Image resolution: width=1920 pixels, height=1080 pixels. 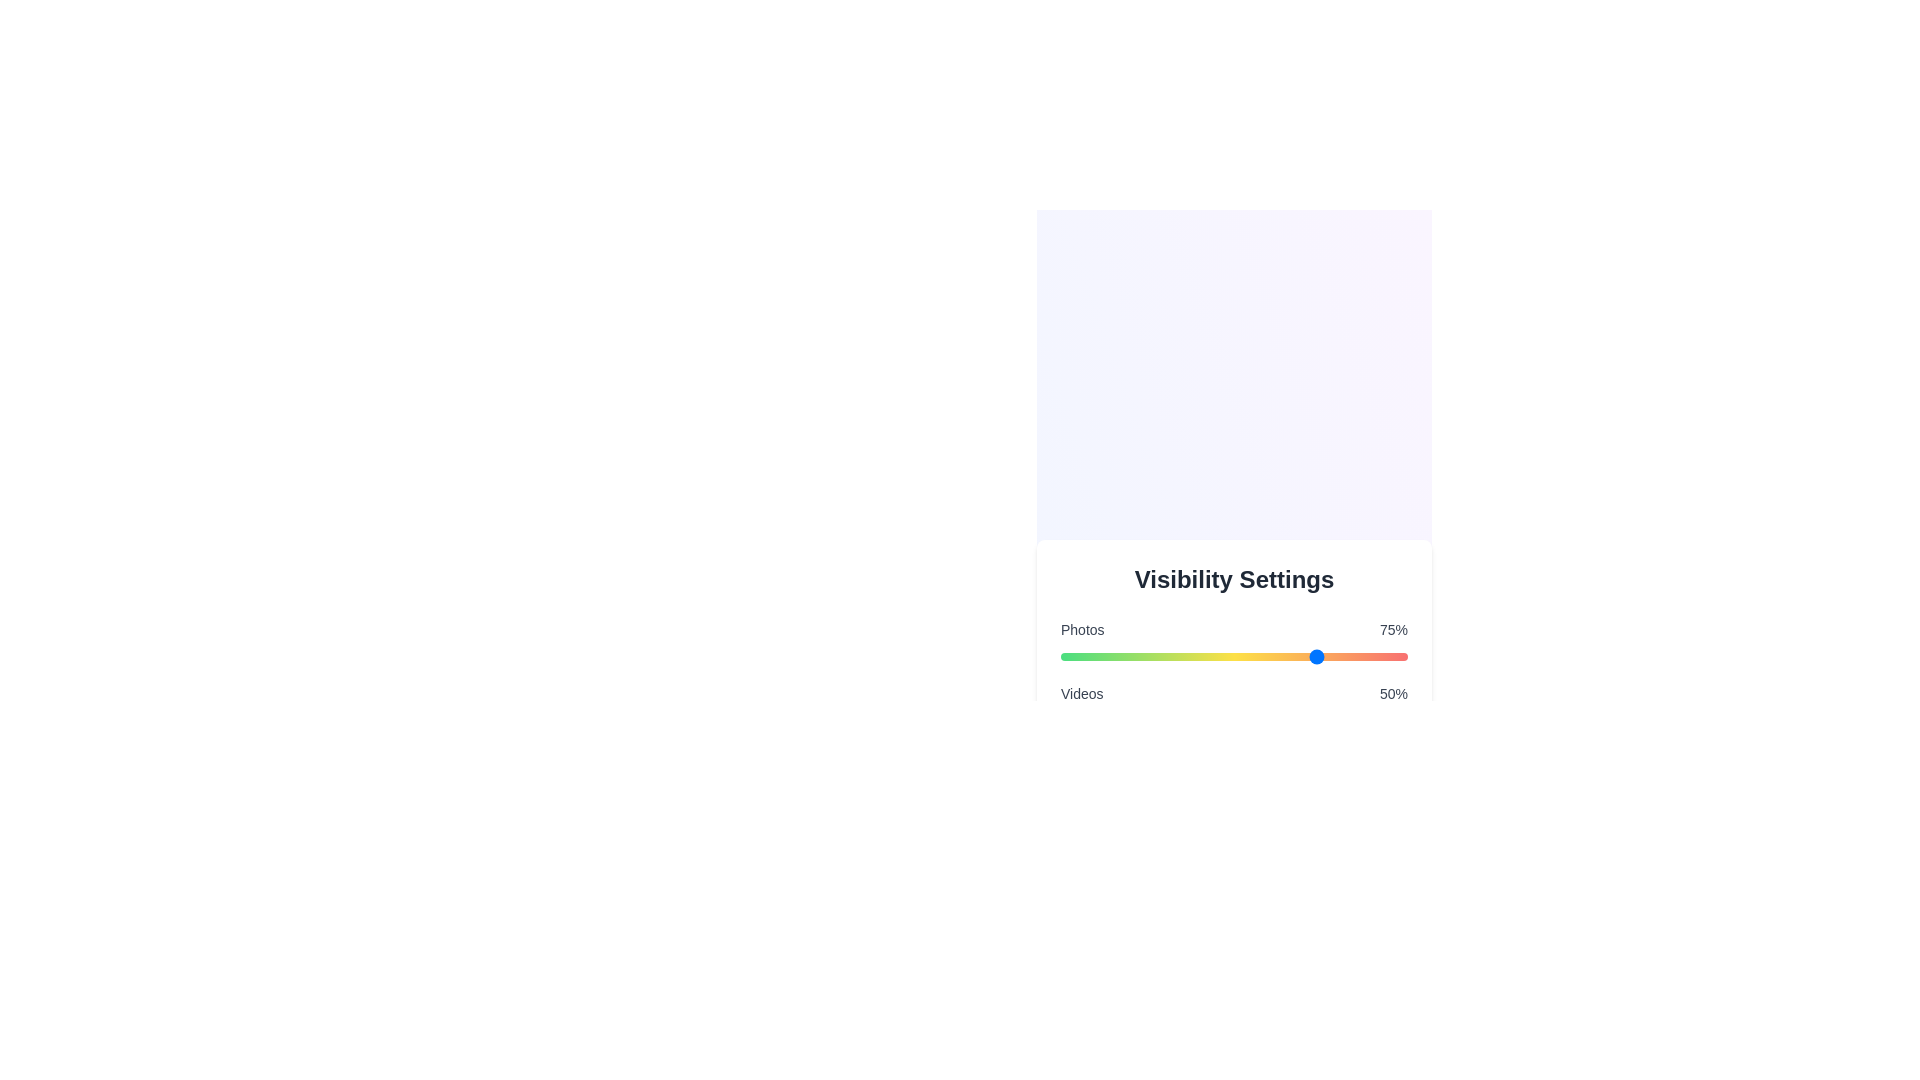 I want to click on the visibility percentage for a category by setting the slider to 66, so click(x=1290, y=656).